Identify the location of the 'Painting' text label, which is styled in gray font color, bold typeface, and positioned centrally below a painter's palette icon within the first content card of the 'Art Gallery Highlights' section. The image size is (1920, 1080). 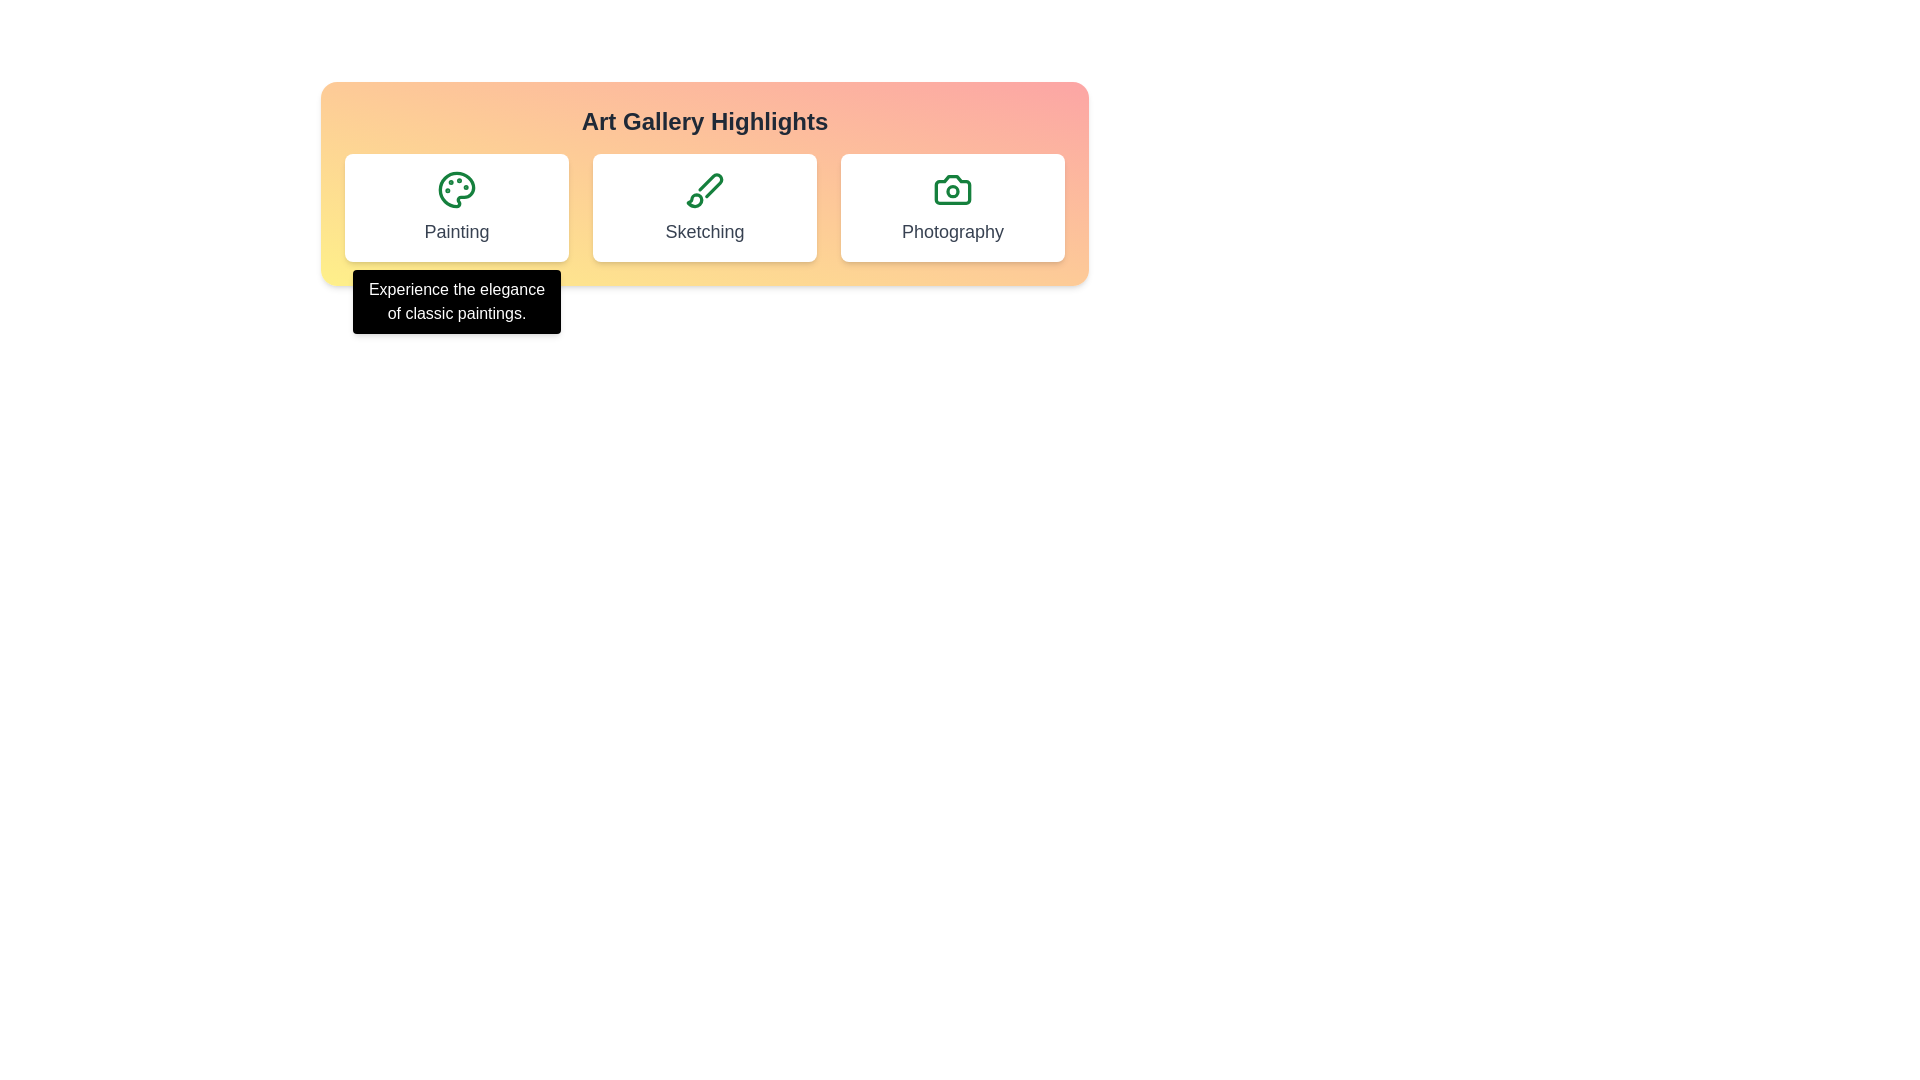
(455, 230).